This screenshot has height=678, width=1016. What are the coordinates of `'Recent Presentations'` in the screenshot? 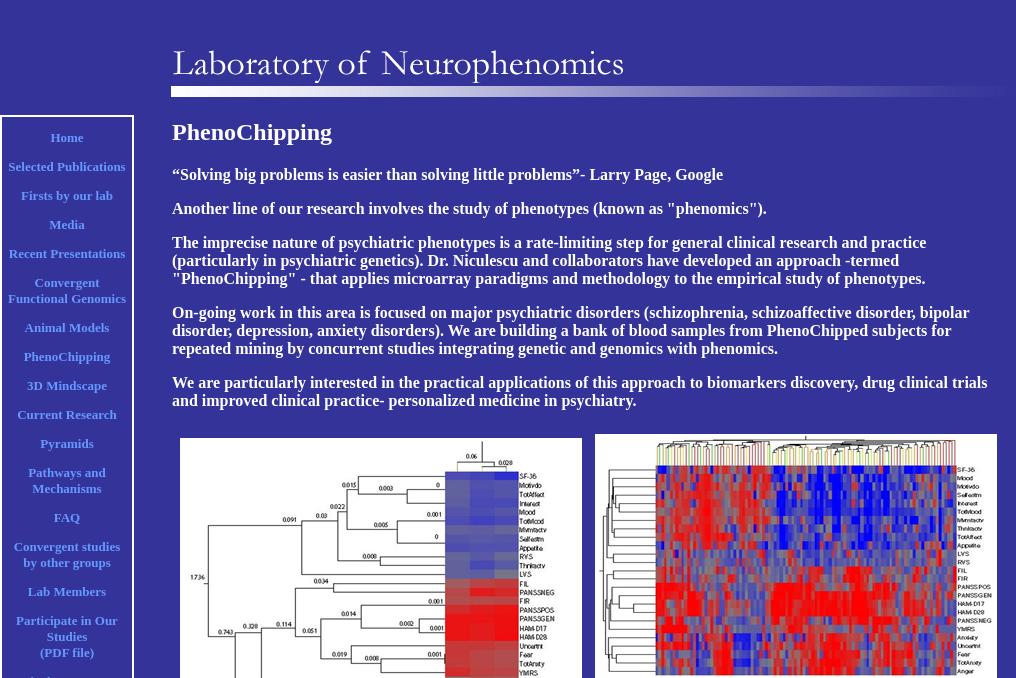 It's located at (66, 252).